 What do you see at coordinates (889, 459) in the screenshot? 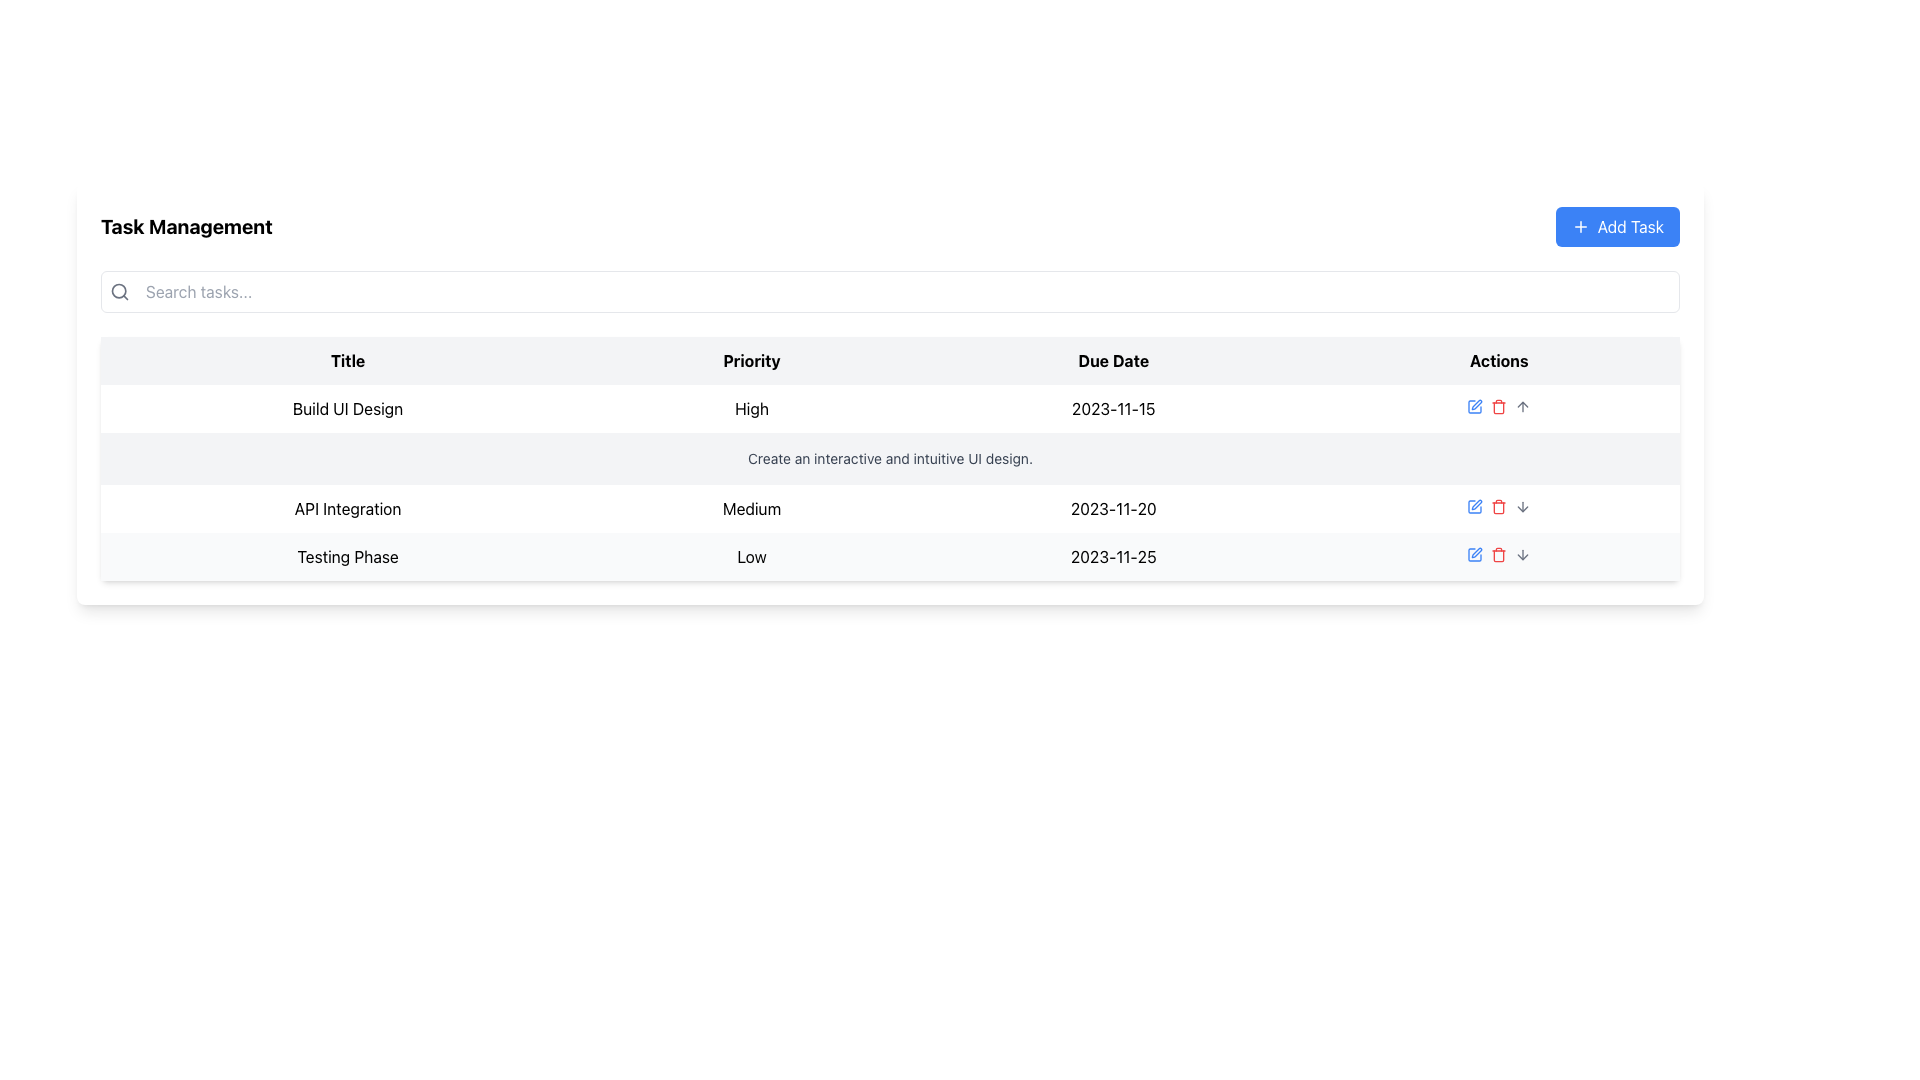
I see `the static text element located in the 'Details' column of the second row under the 'Tasks' section, which provides a description related to the 'Build UI Design' task` at bounding box center [889, 459].